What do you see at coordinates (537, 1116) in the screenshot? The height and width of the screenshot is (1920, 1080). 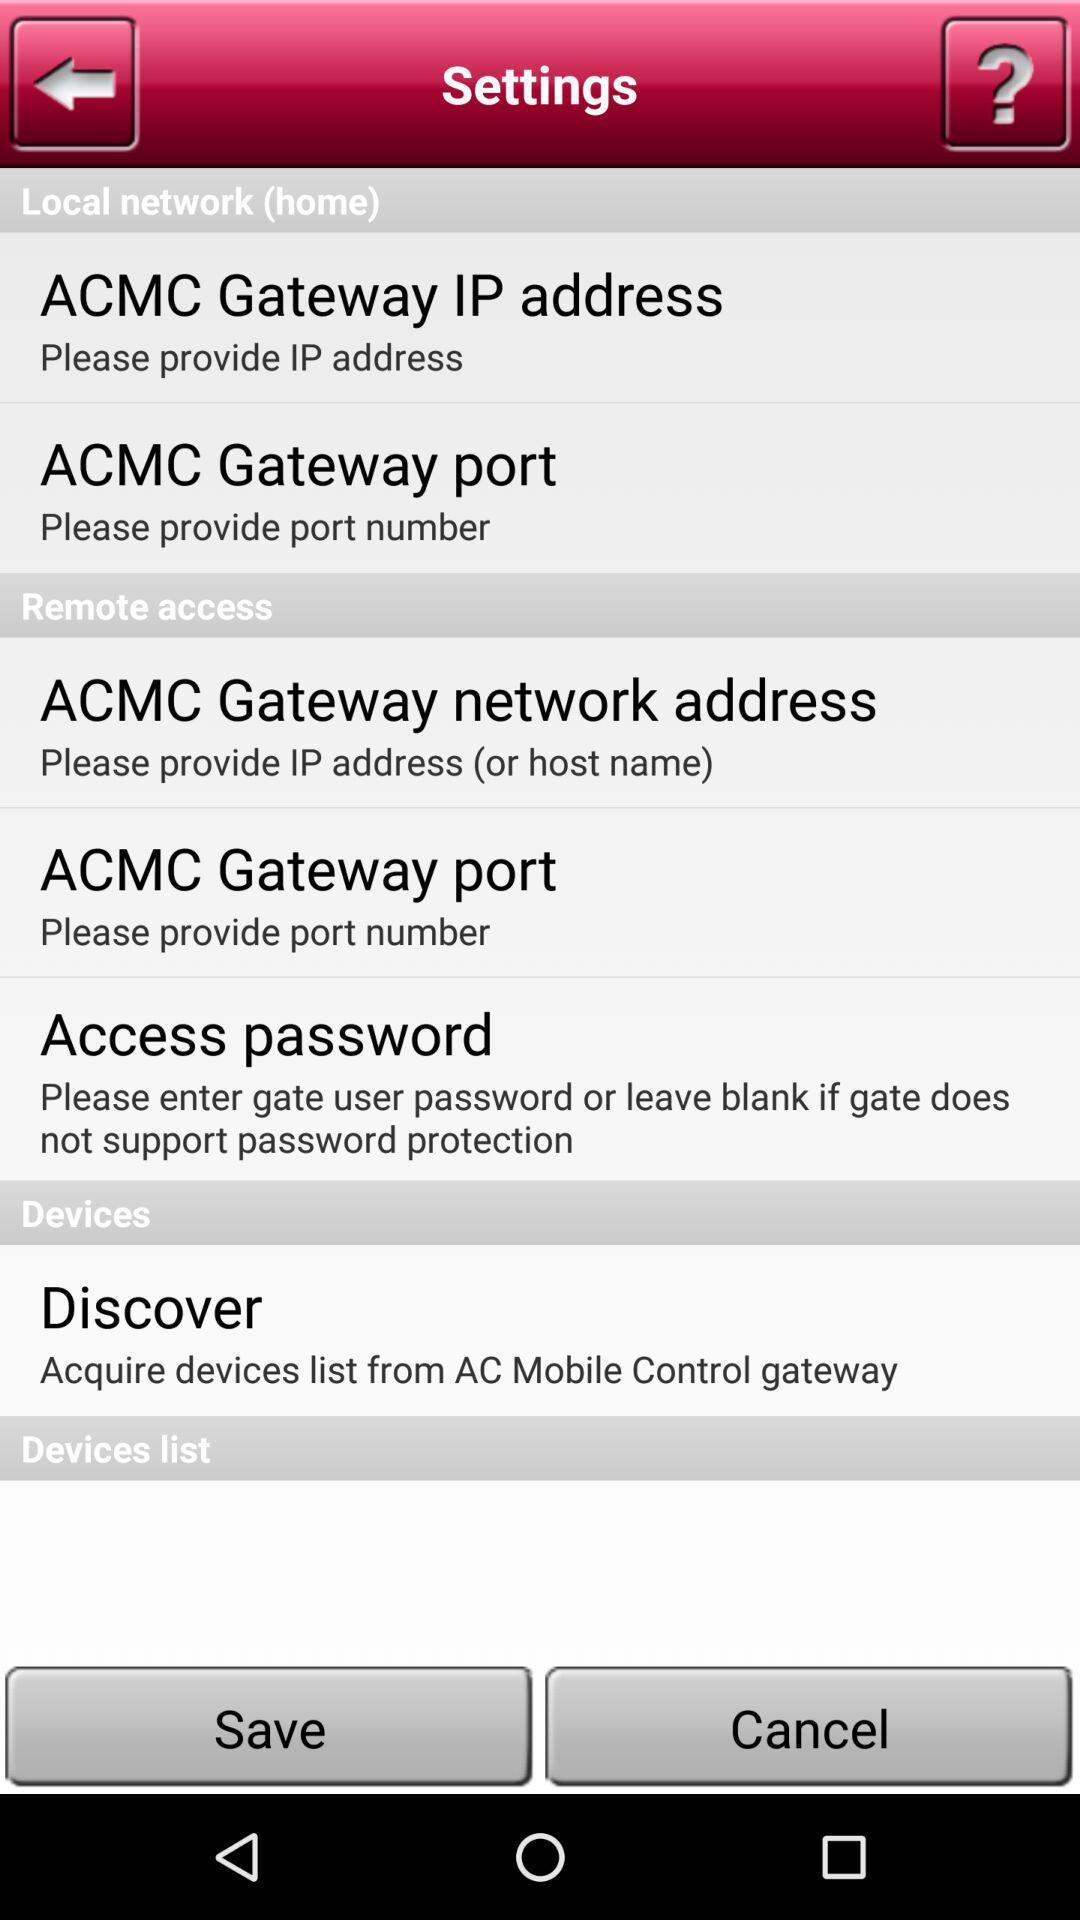 I see `the app below access password icon` at bounding box center [537, 1116].